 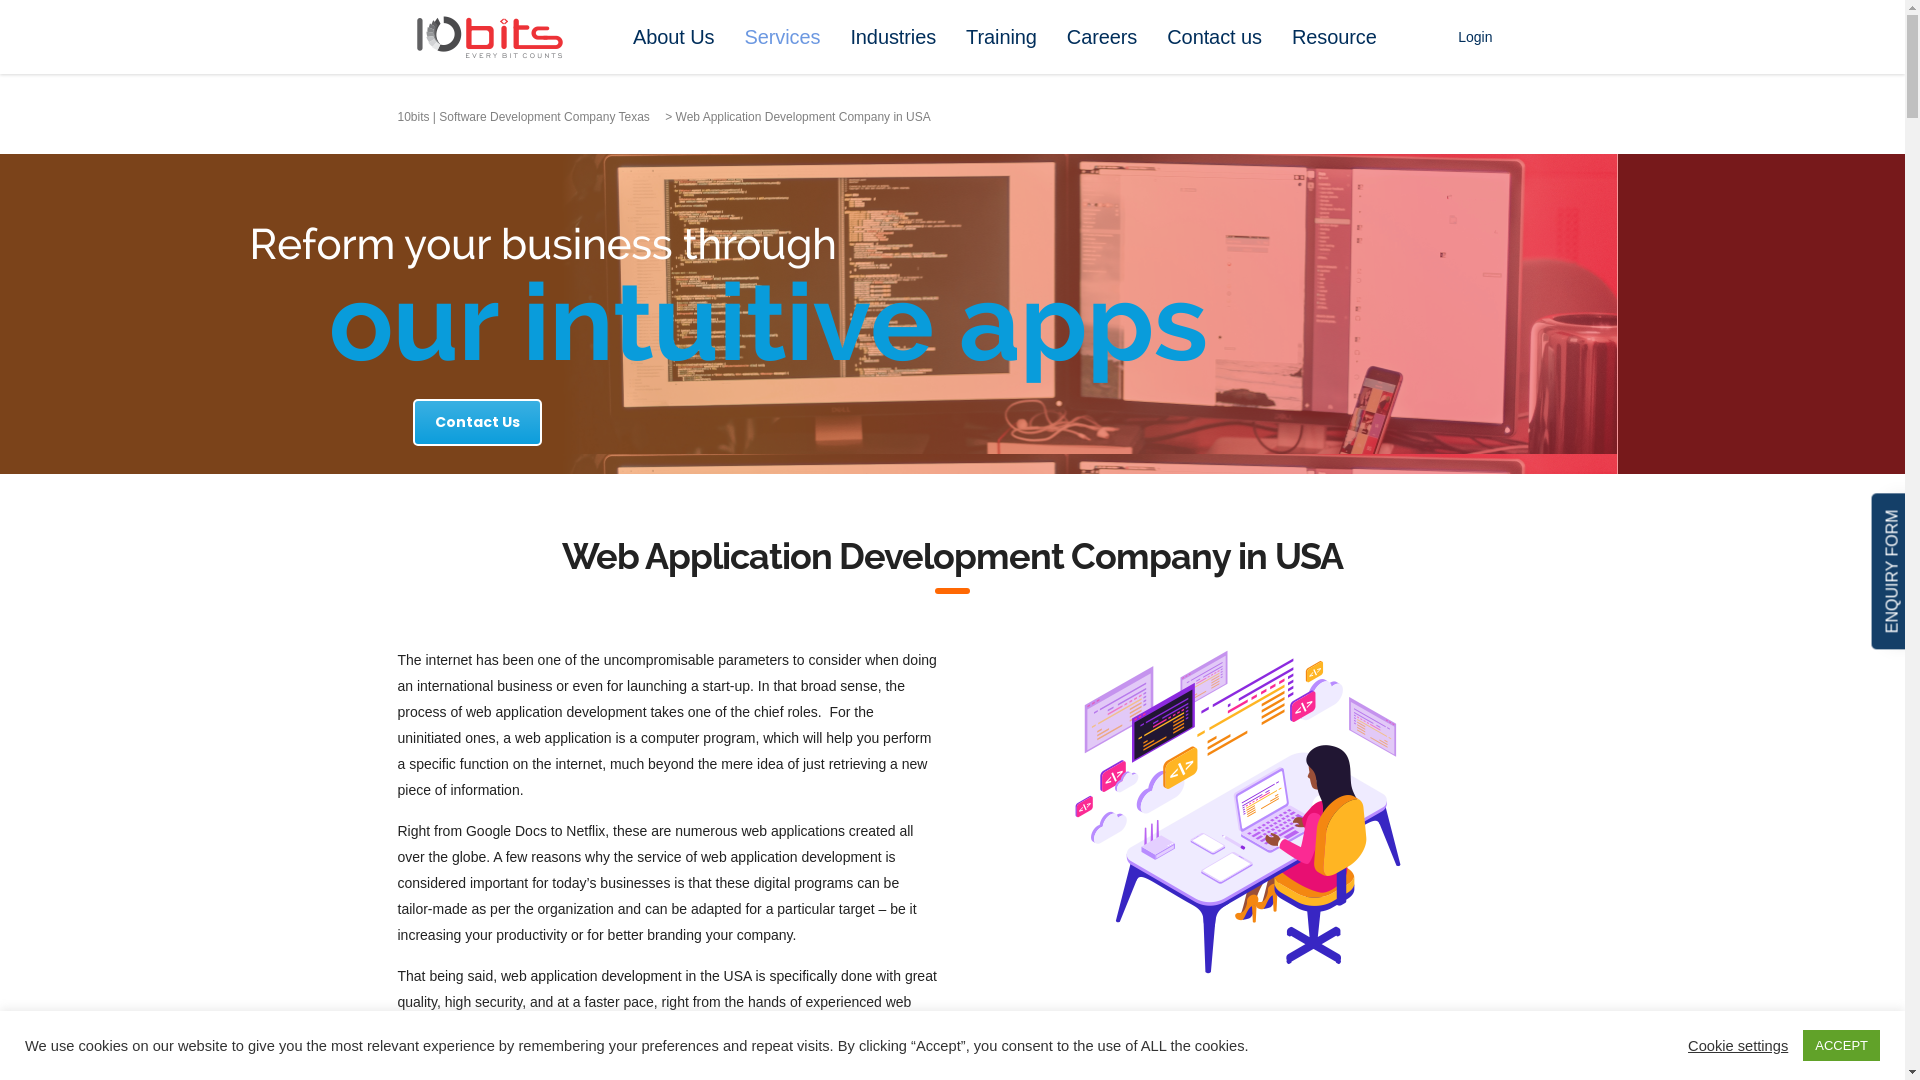 I want to click on 'Cookie settings', so click(x=1736, y=1044).